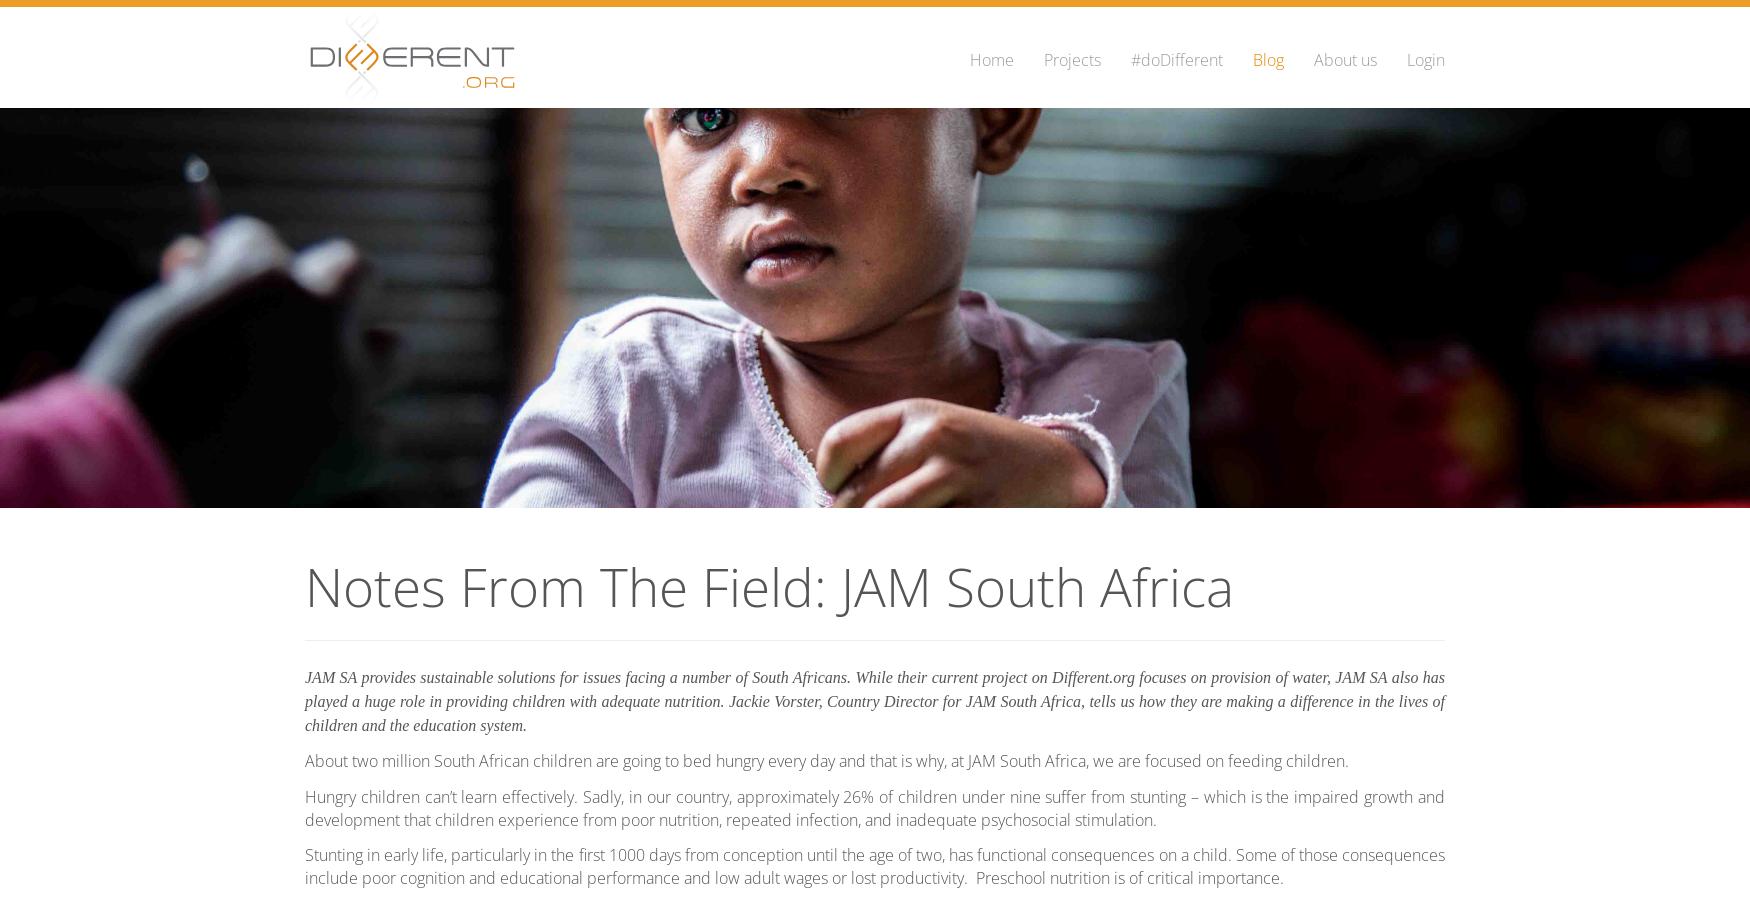 The width and height of the screenshot is (1750, 906). Describe the element at coordinates (875, 700) in the screenshot. I see `'JAM SA provides sustainable solutions for issues facing a number of South Africans. While their current project on Different.org focuses on provision of water, JAM SA also has played a huge role in providing children with adequate nutrition. Jackie Vorster, Country Director for JAM South Africa, tells us how they are making a difference in the lives of children and the education system.'` at that location.